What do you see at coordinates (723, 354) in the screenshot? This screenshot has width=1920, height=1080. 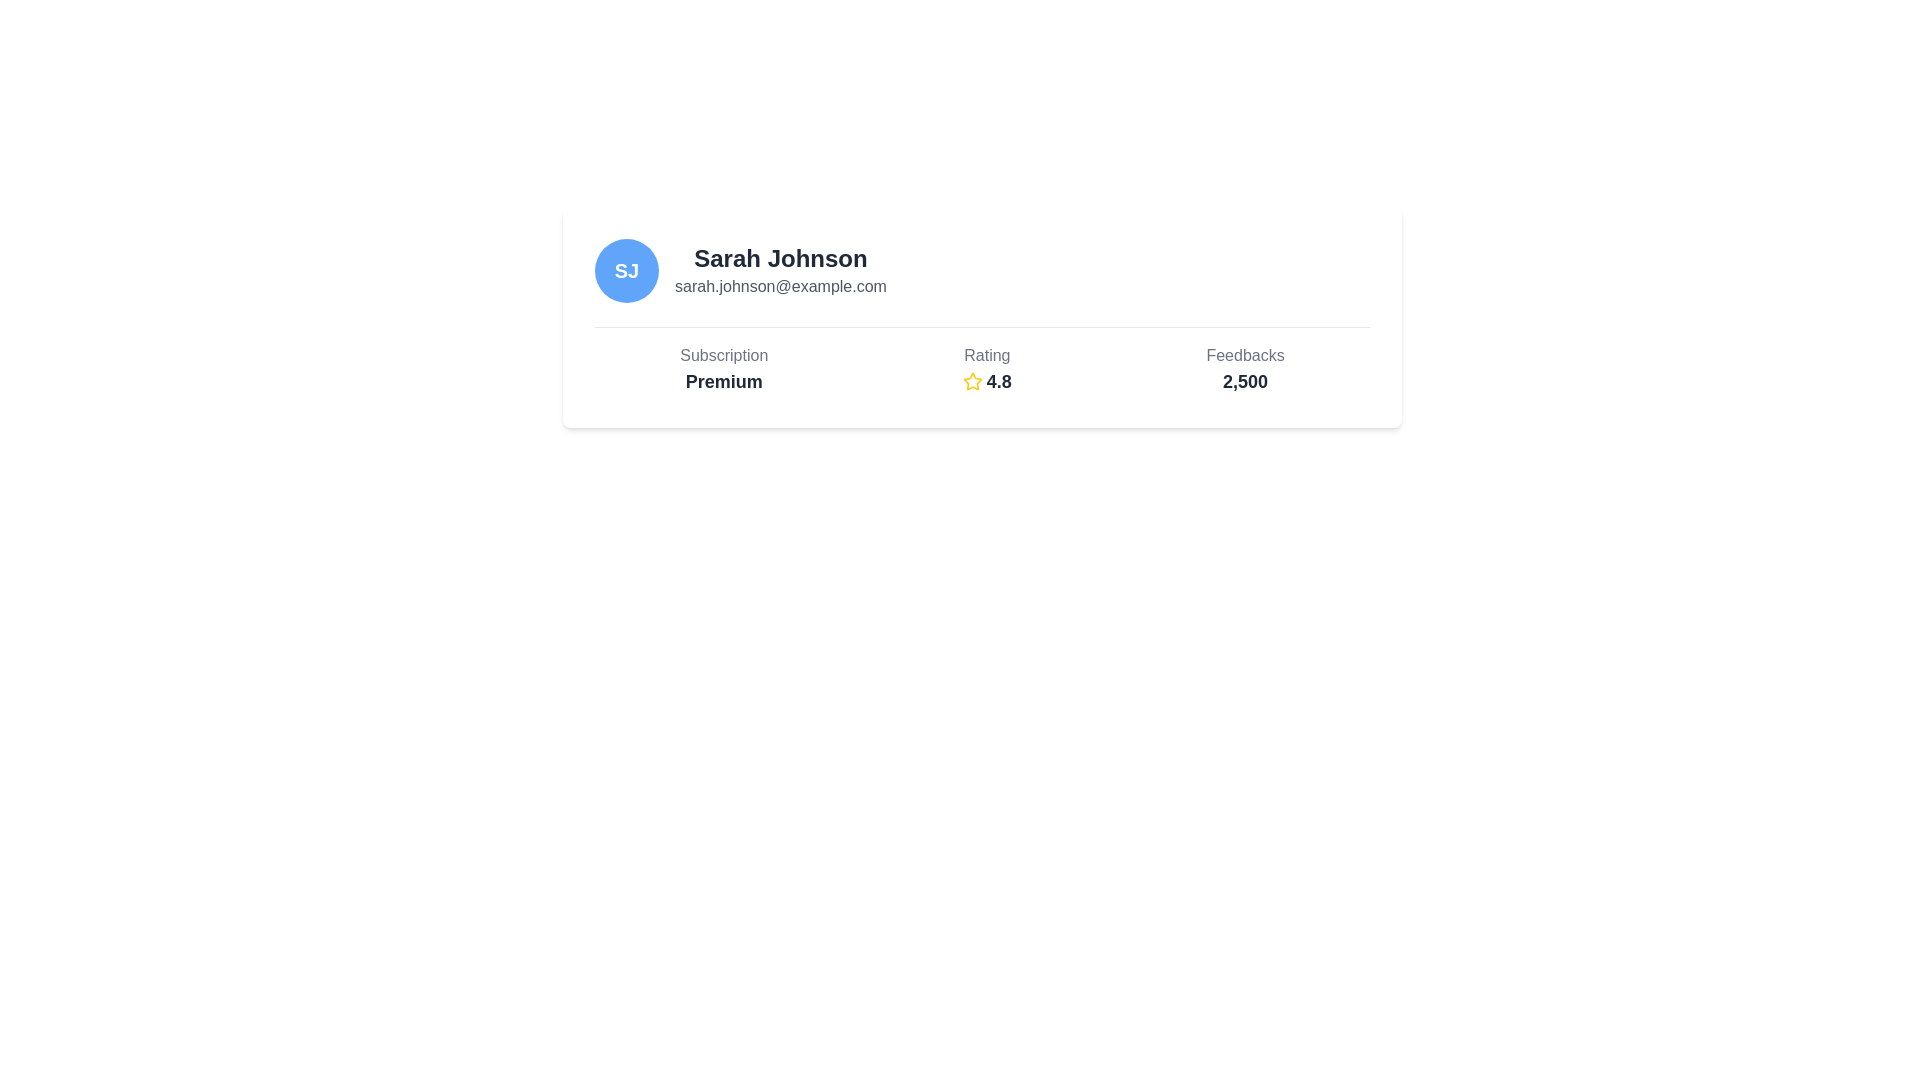 I see `the text label displaying 'Subscription' which is styled in gray and positioned above the bold text 'Premium' in a user information card` at bounding box center [723, 354].